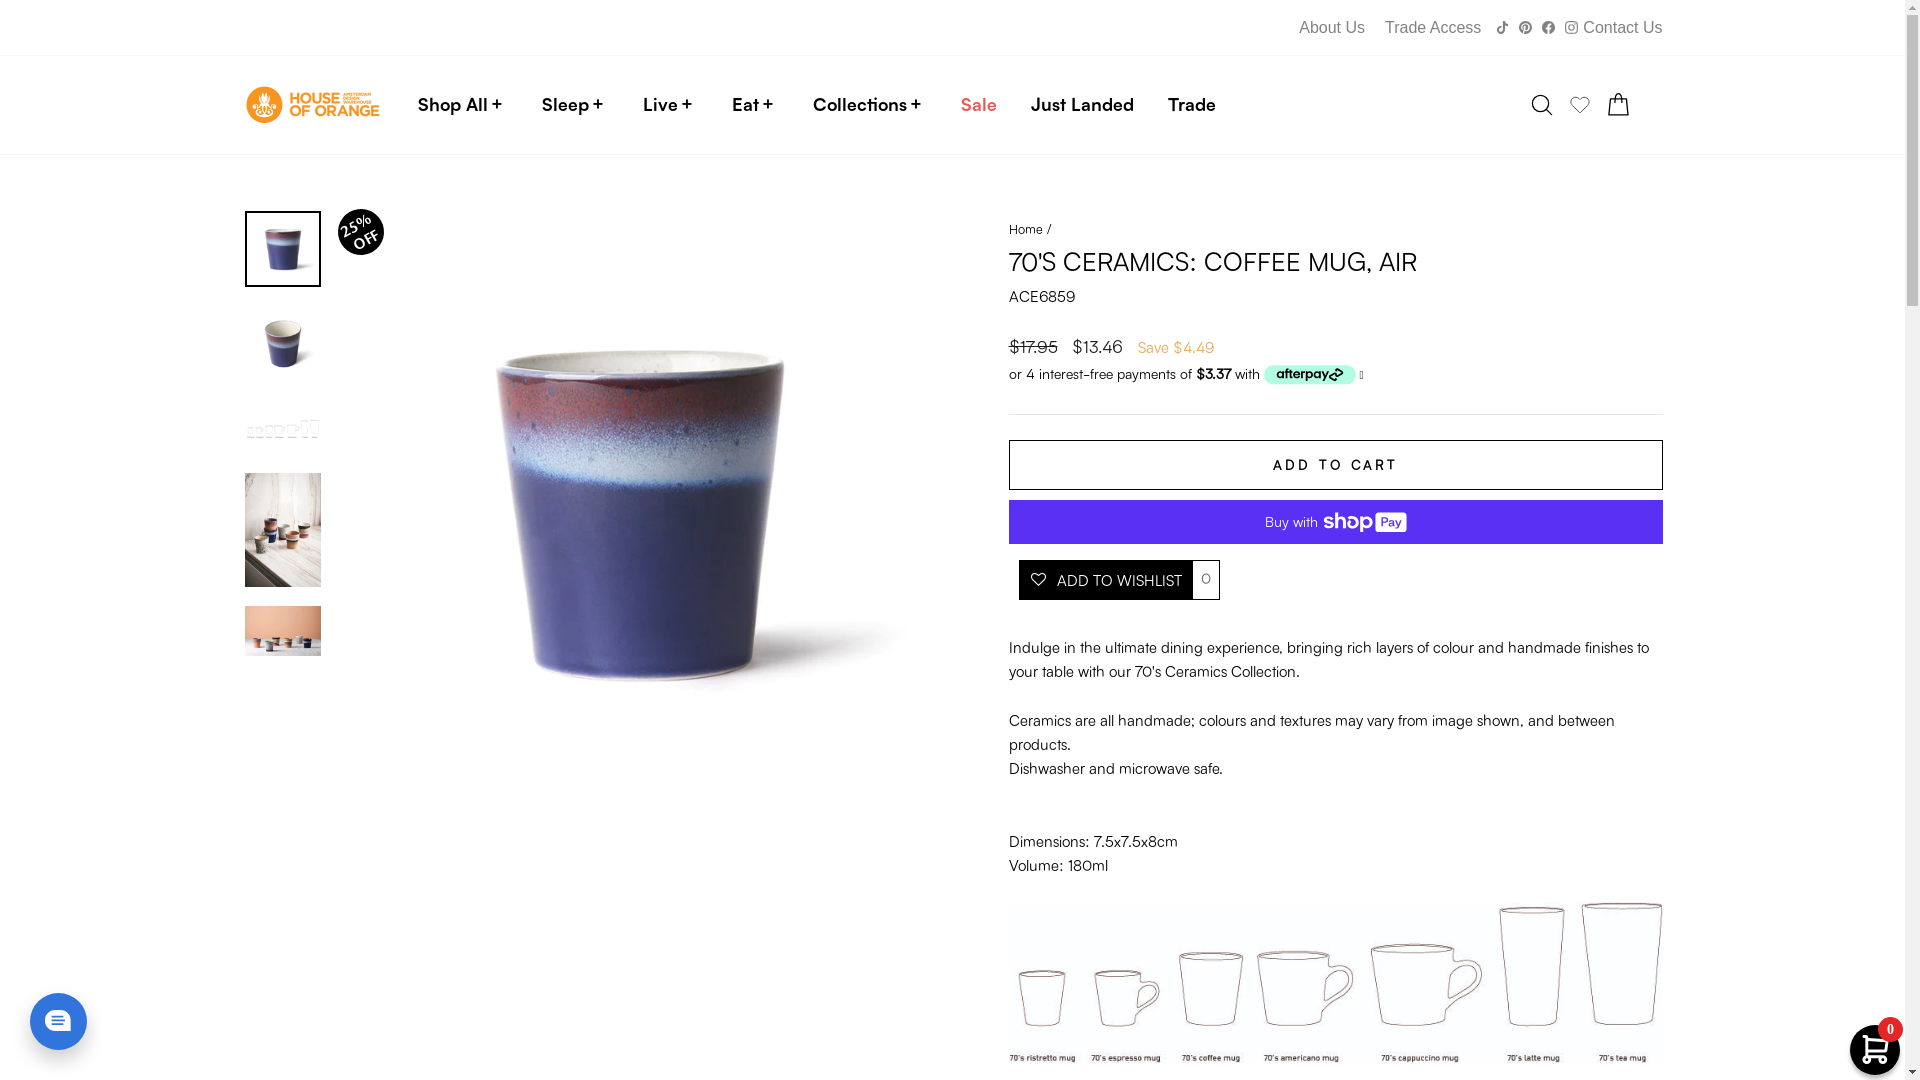 Image resolution: width=1920 pixels, height=1080 pixels. I want to click on 'Trade', so click(1190, 104).